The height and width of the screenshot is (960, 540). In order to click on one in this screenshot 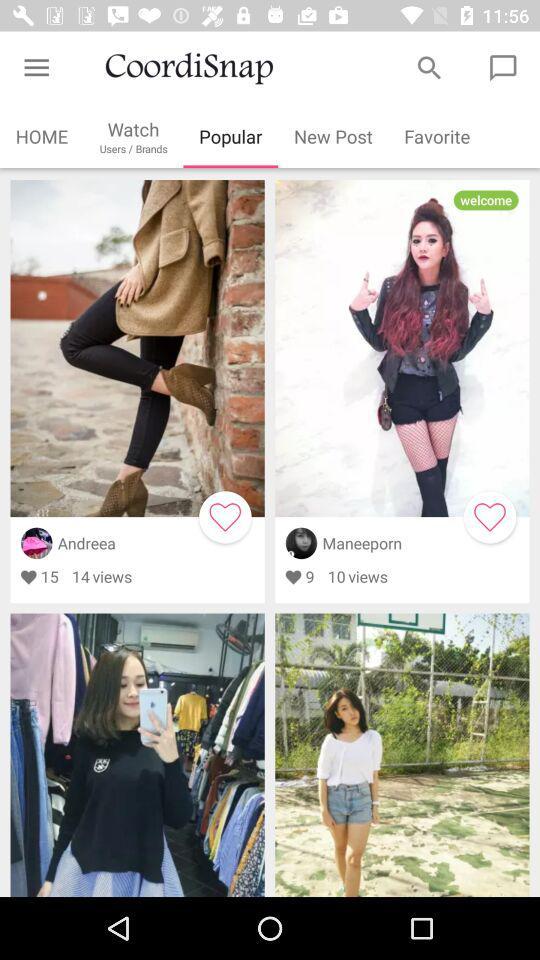, I will do `click(224, 516)`.